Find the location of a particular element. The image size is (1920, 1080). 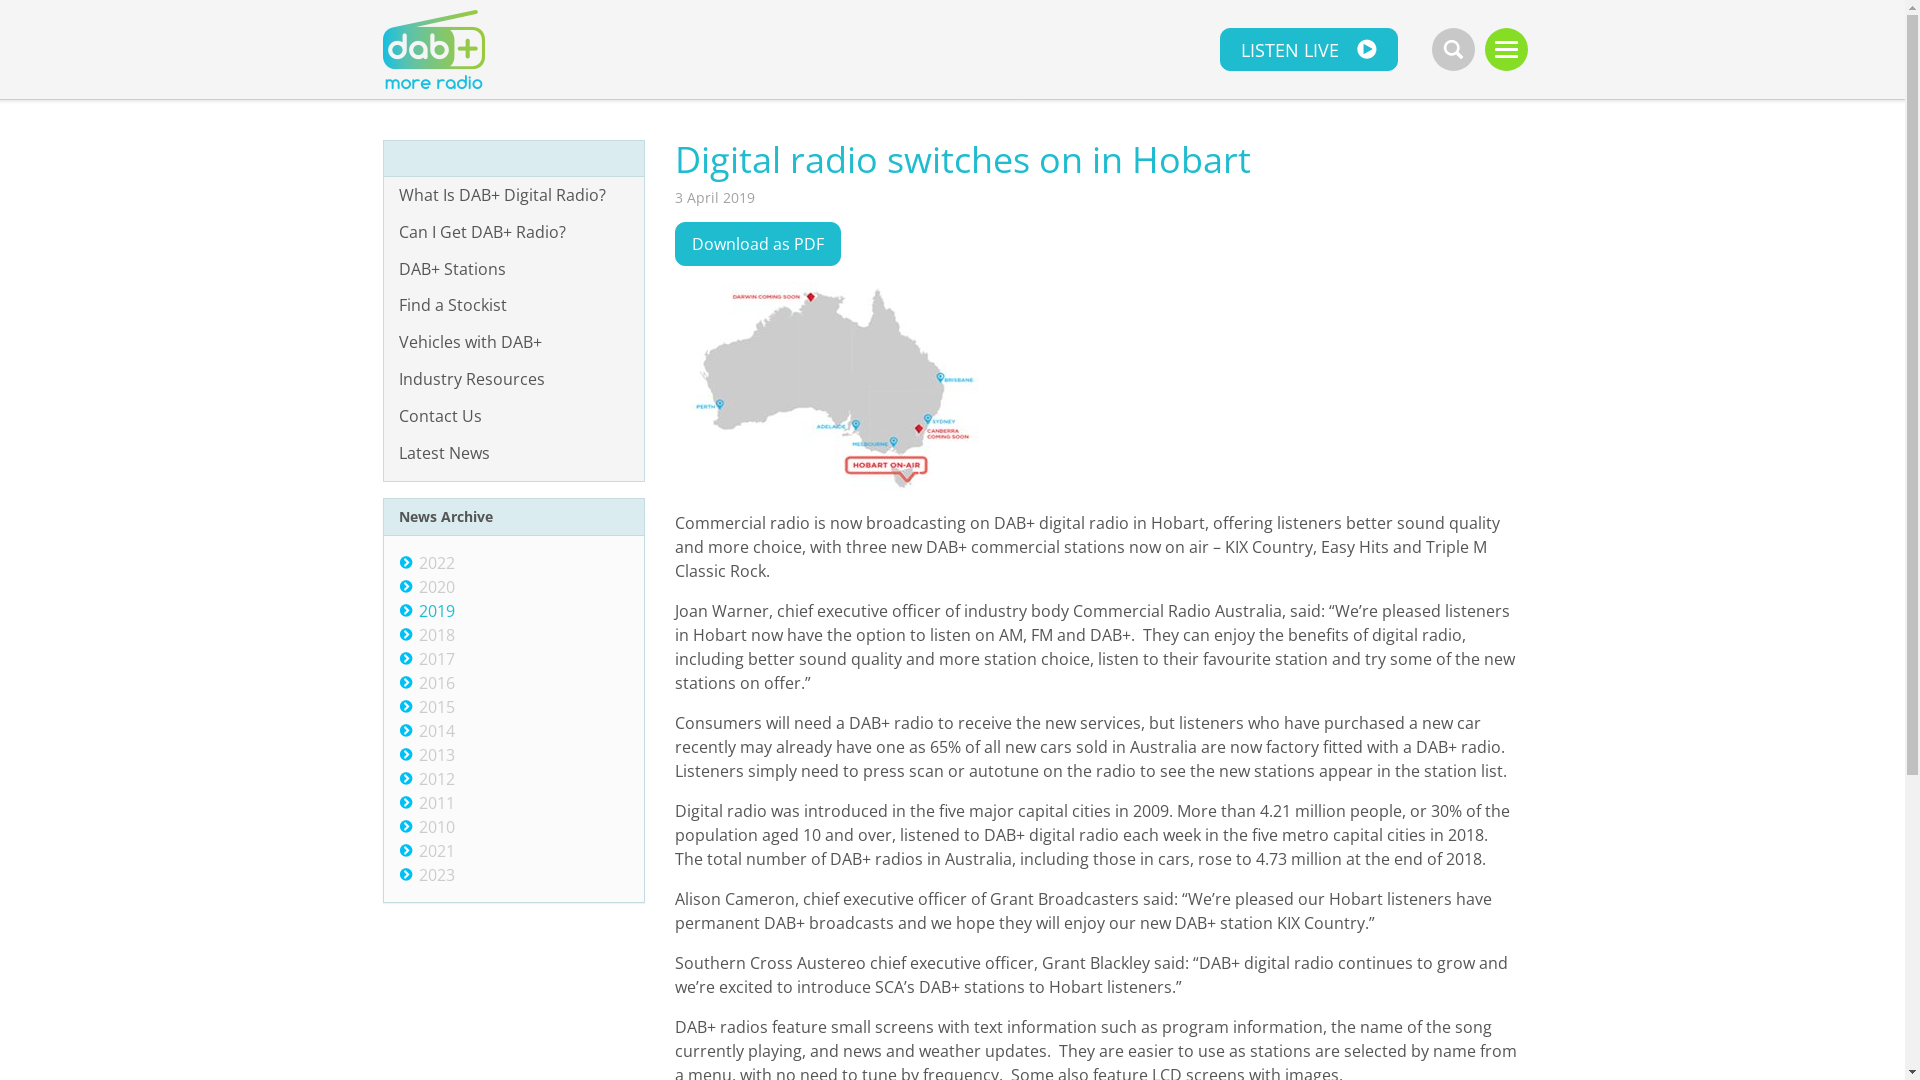

'Site Search' is located at coordinates (1453, 48).